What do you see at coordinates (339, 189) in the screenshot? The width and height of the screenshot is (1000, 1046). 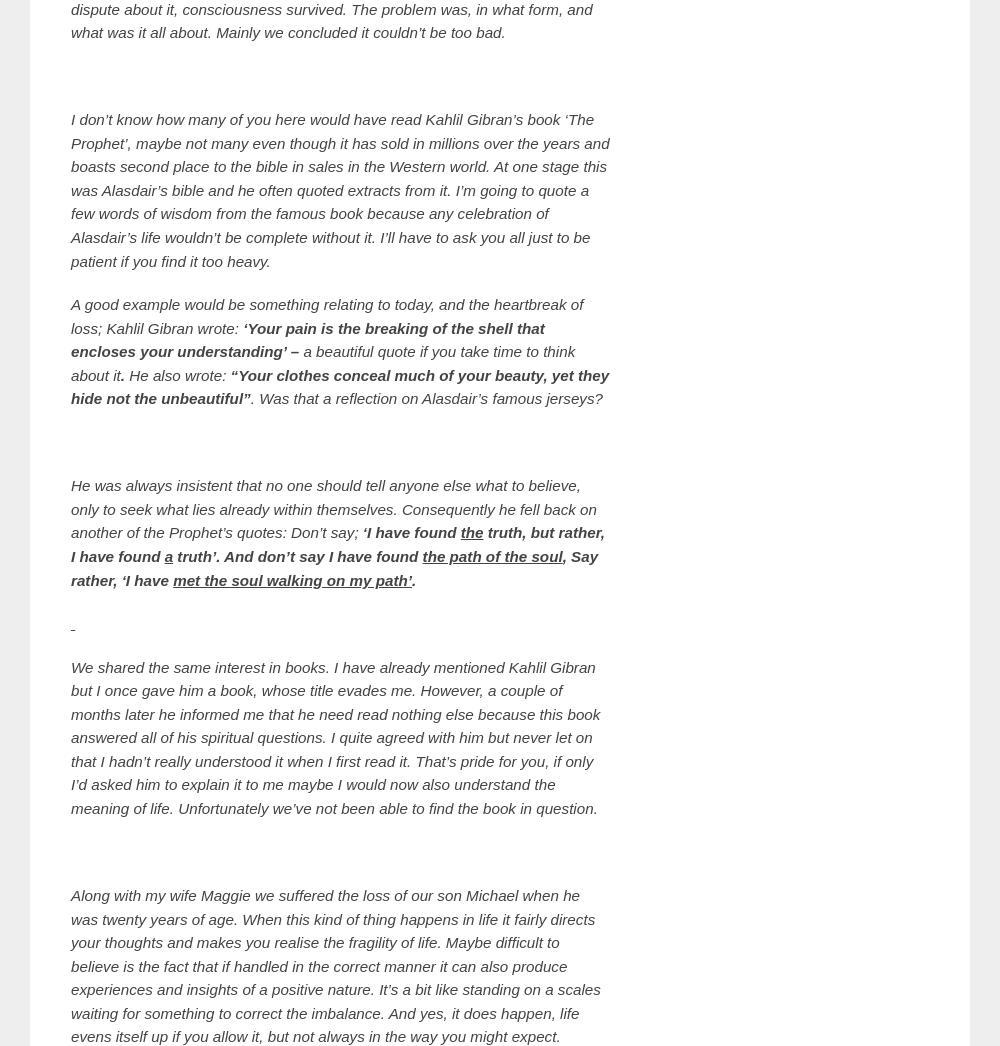 I see `'I don’t know how many of you here would have read Kahlil Gibran’s book ‘The Prophet’, maybe not many even though it has sold in millions over the years and boasts second place to the bible in sales in the Western world. At one stage this was Alasdair’s bible and he often quoted extracts from it. I’m going to quote a few words of wisdom from the famous book because any celebration of Alasdair’s life wouldn’t be complete without it. I’ll have to ask you all just to be patient if you find it too heavy.'` at bounding box center [339, 189].